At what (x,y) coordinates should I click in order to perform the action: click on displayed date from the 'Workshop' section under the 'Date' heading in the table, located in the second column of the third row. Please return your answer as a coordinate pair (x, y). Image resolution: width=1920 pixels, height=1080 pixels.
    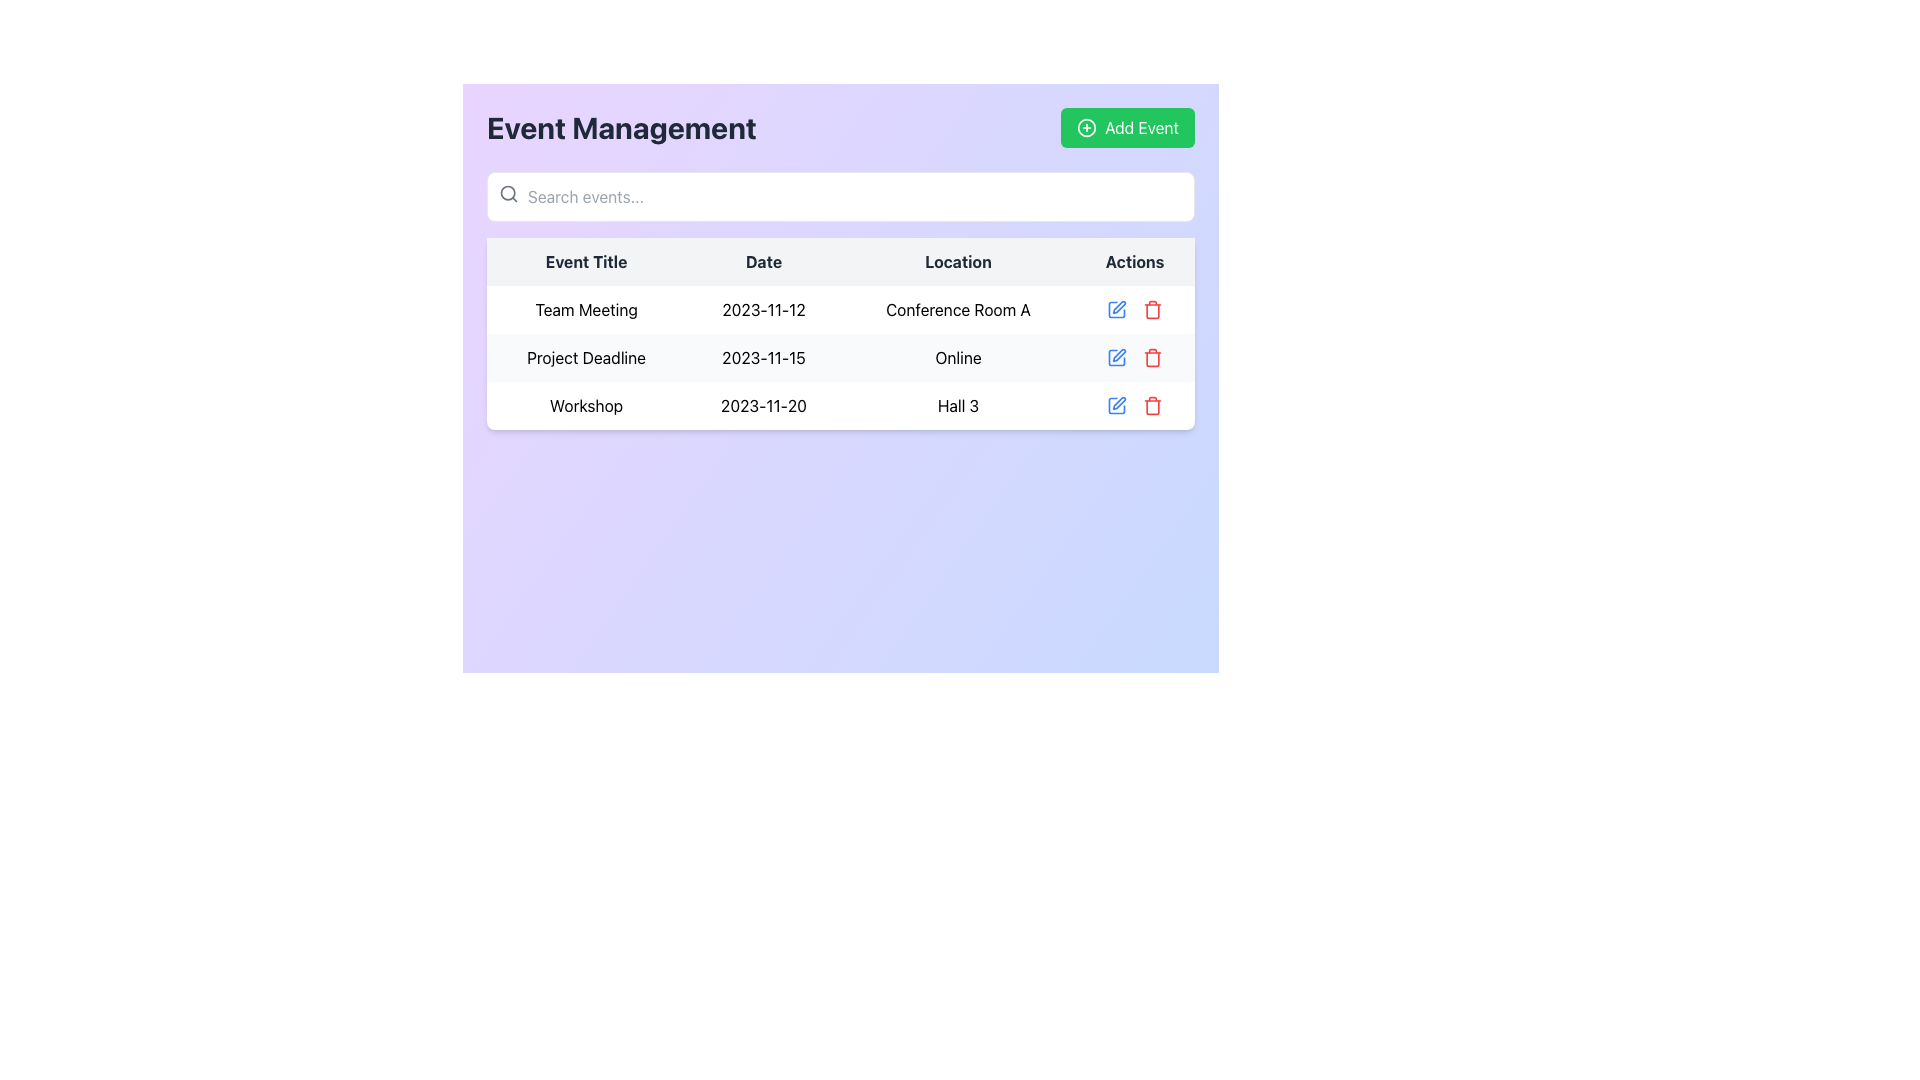
    Looking at the image, I should click on (762, 405).